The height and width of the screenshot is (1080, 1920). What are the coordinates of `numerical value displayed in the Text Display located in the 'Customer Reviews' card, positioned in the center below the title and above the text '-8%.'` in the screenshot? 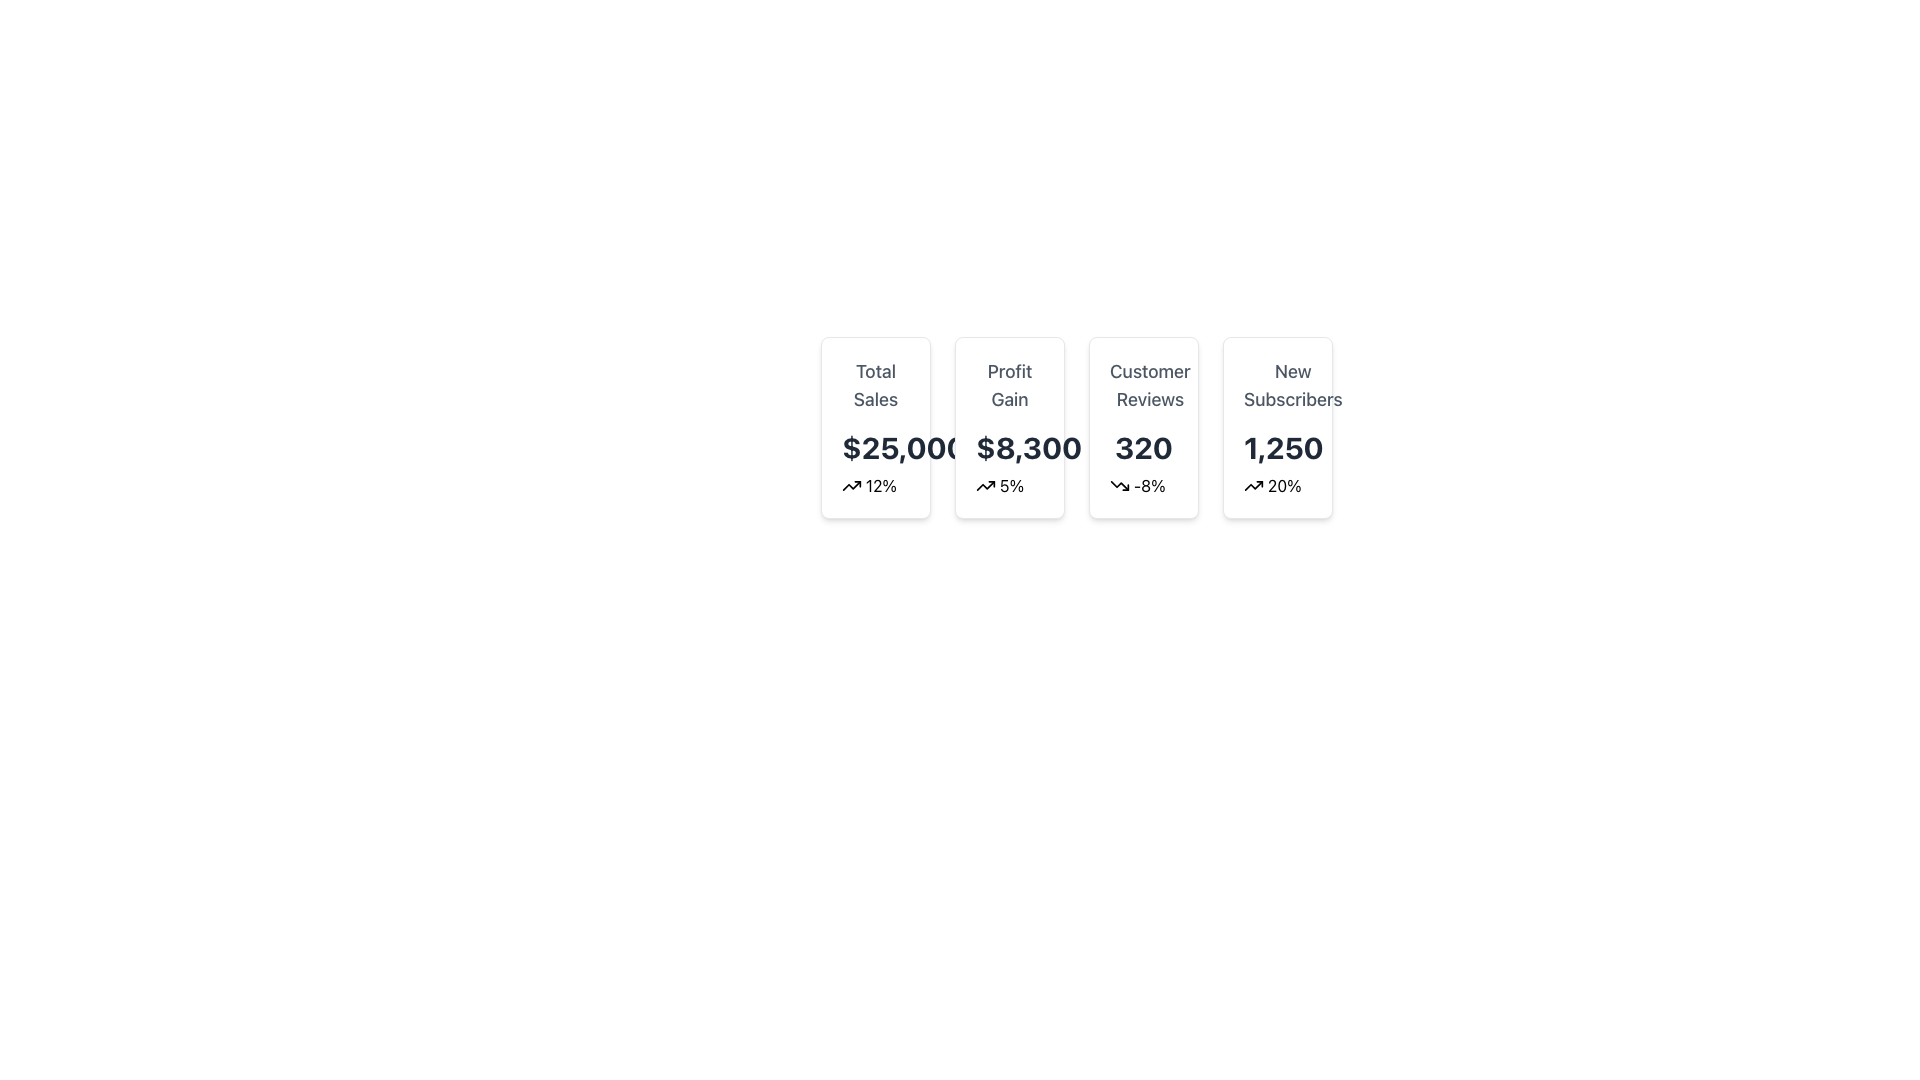 It's located at (1143, 446).